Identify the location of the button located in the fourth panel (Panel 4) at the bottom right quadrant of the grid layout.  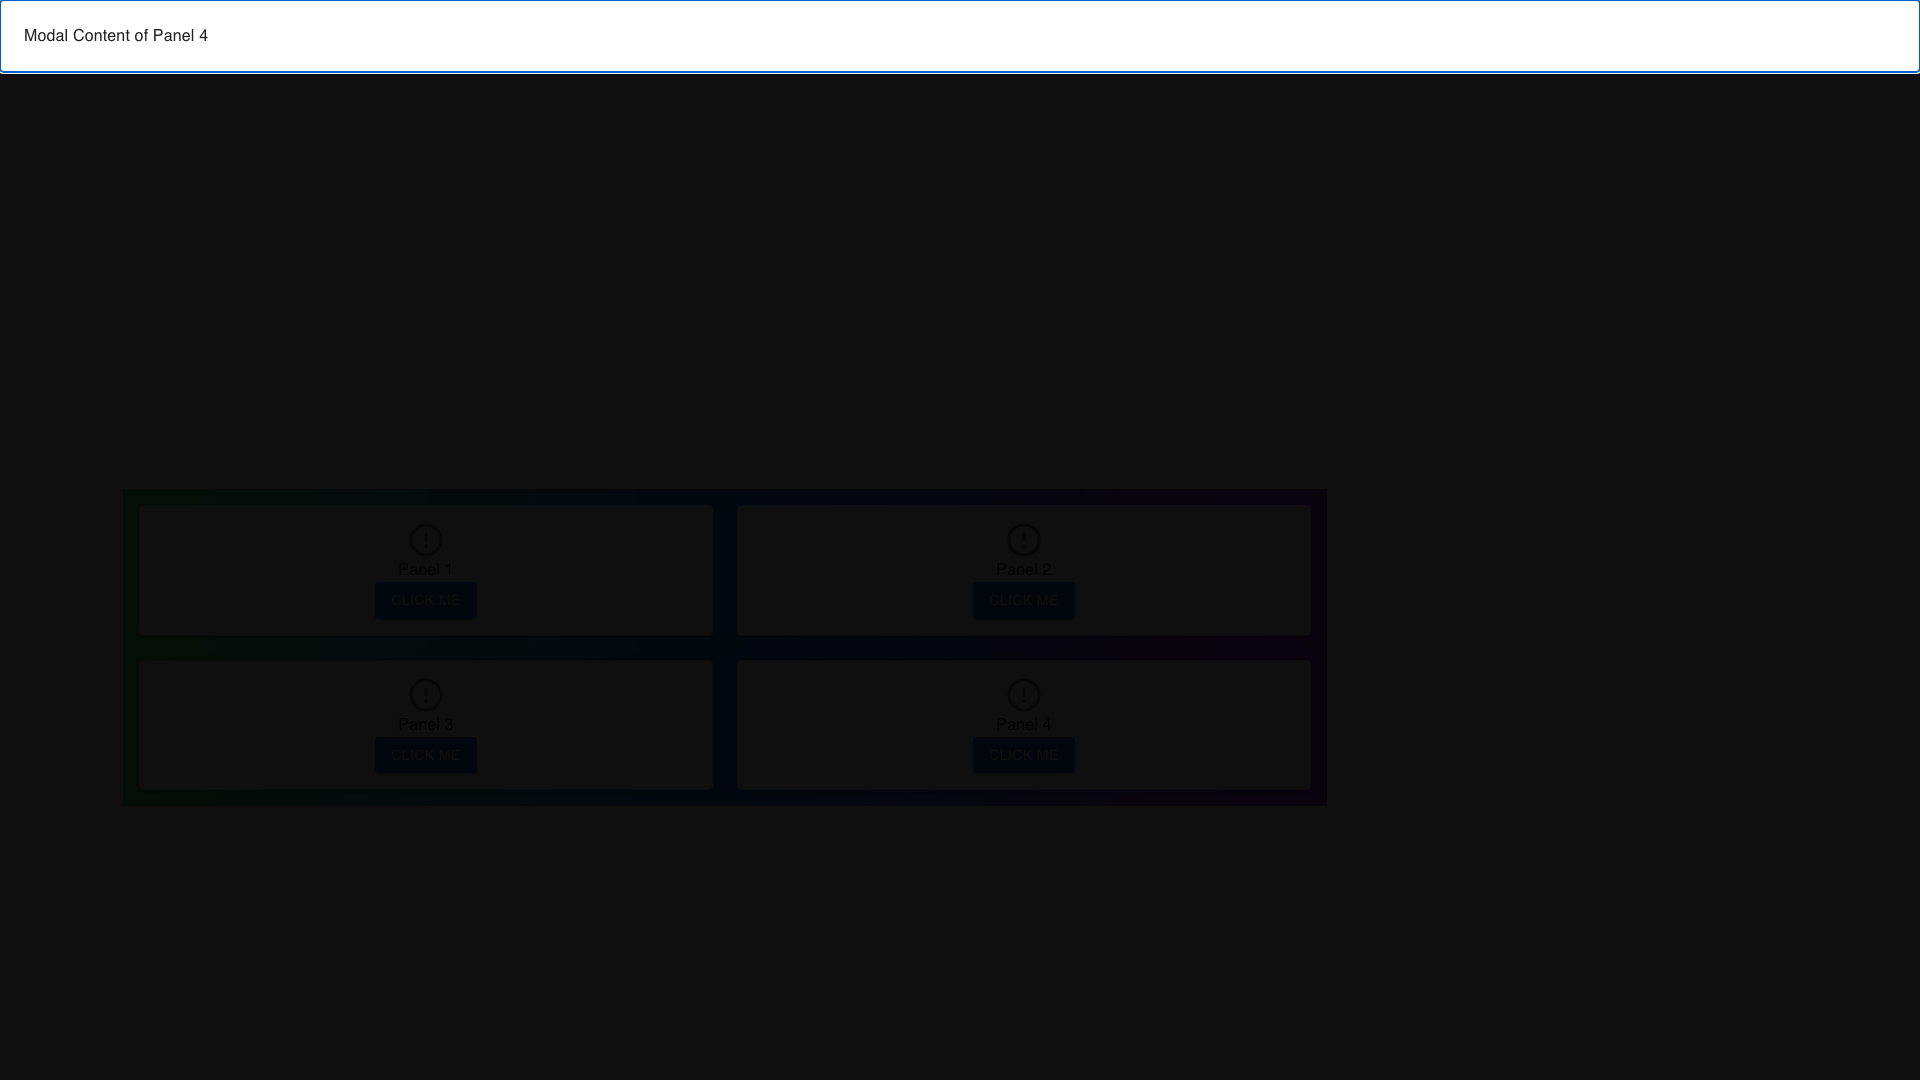
(1023, 754).